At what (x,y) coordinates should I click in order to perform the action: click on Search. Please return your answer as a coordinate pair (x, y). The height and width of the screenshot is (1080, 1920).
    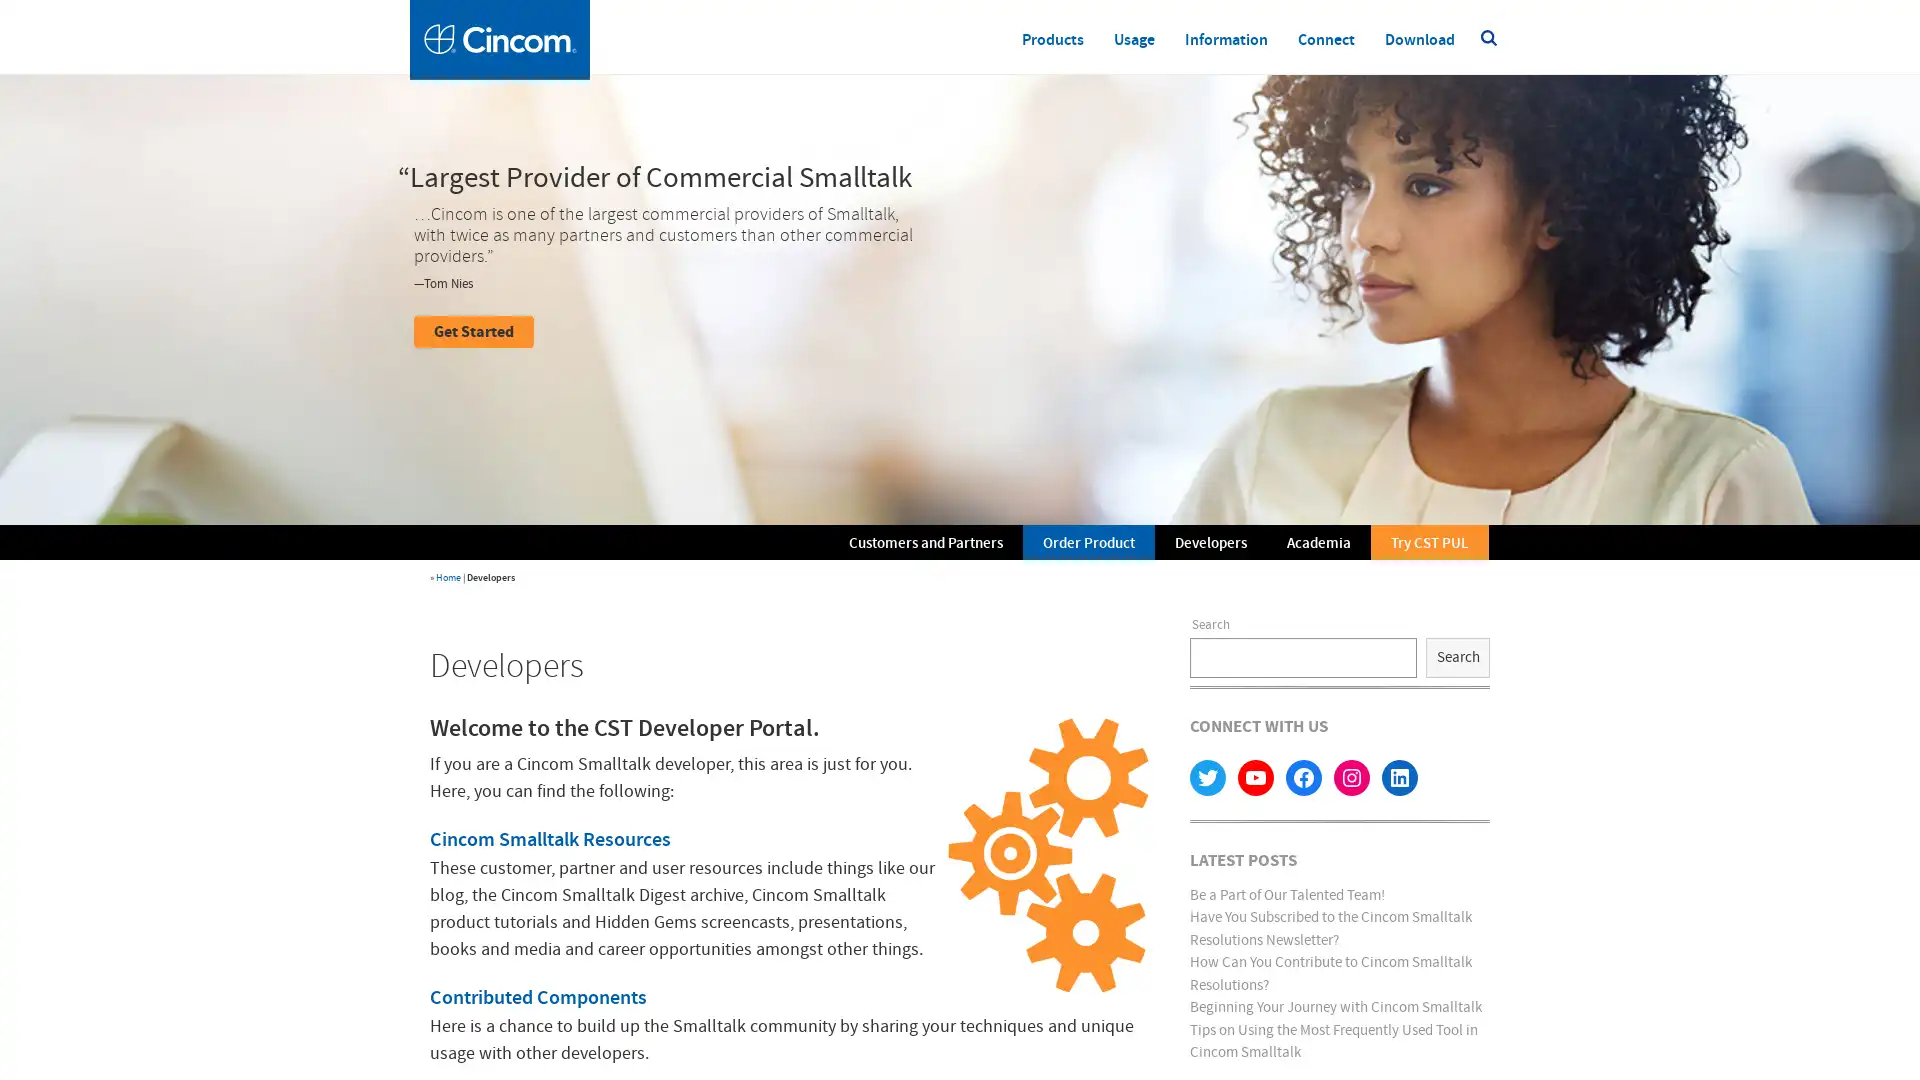
    Looking at the image, I should click on (1458, 657).